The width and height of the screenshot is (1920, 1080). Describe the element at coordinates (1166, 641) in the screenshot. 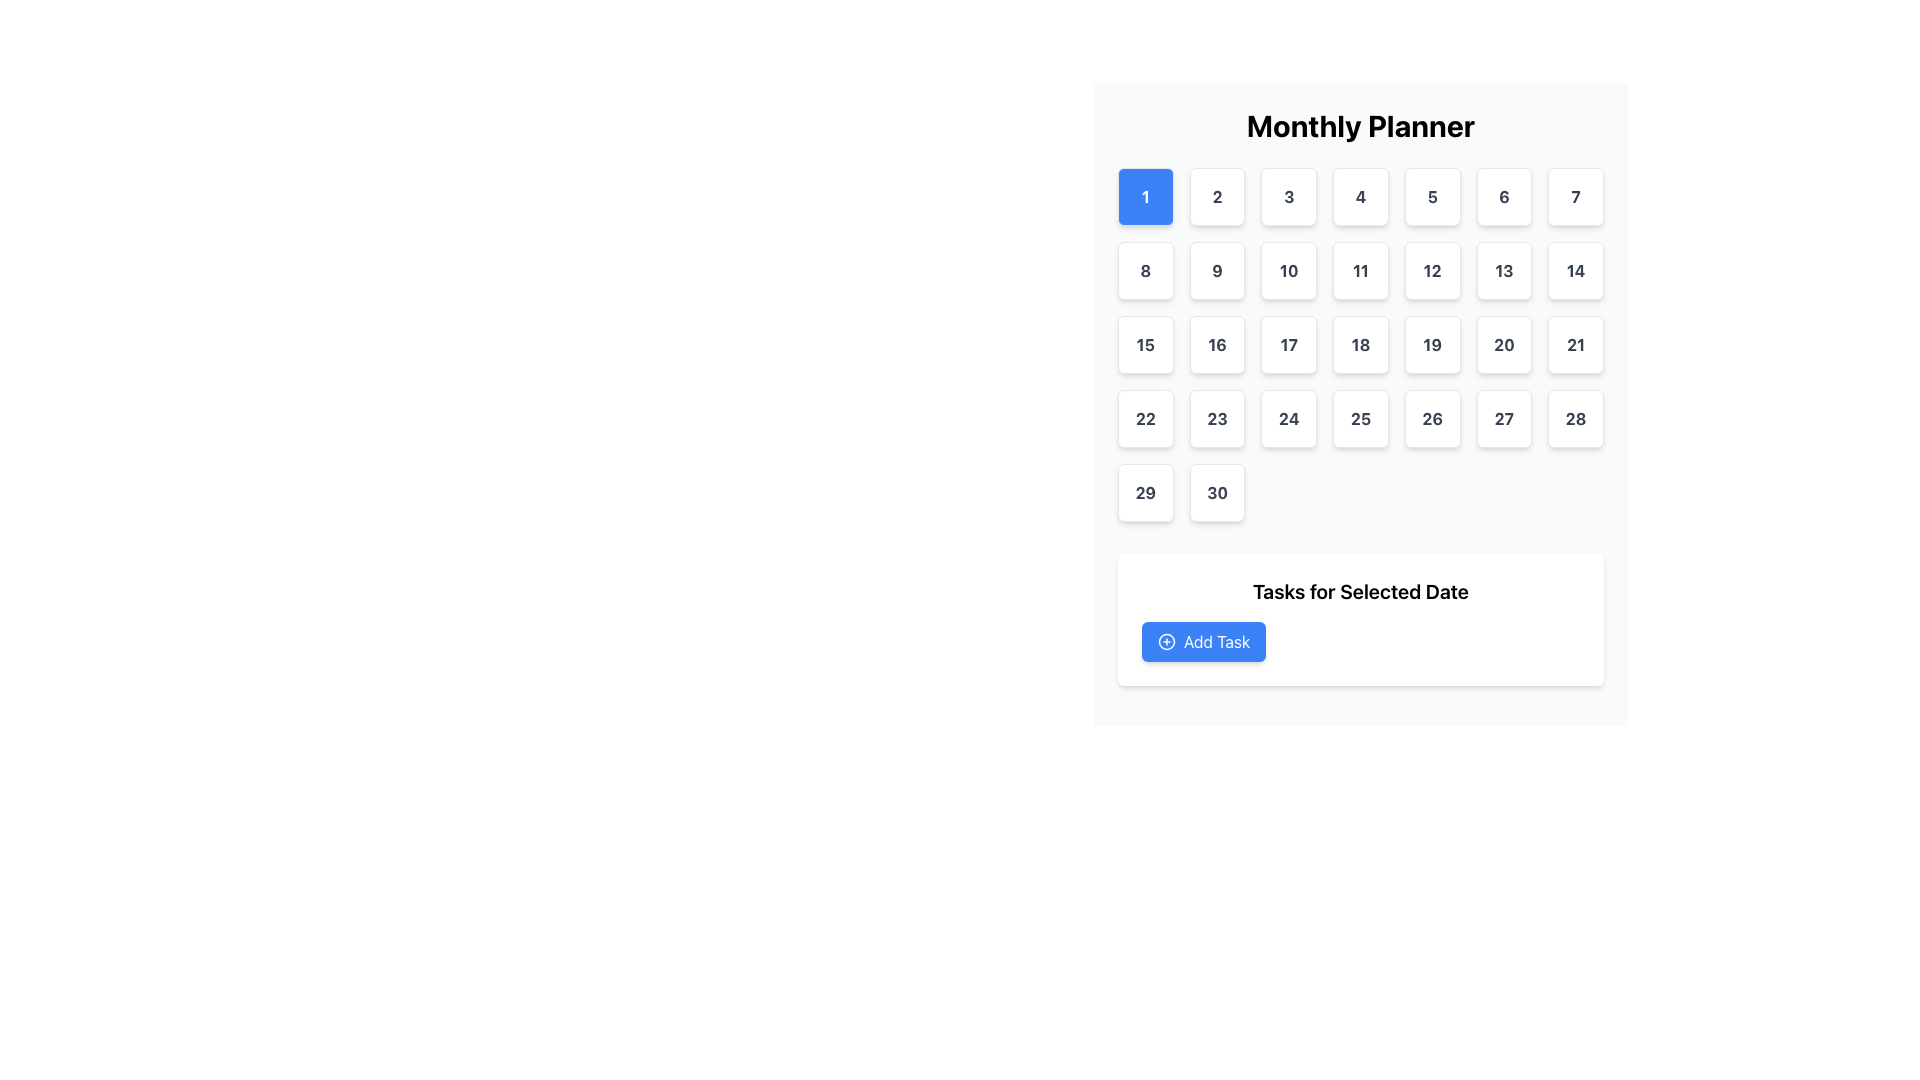

I see `the circular '+' icon inside the 'Add Task' button located at the bottom of the 'Tasks for Selected Date' section` at that location.